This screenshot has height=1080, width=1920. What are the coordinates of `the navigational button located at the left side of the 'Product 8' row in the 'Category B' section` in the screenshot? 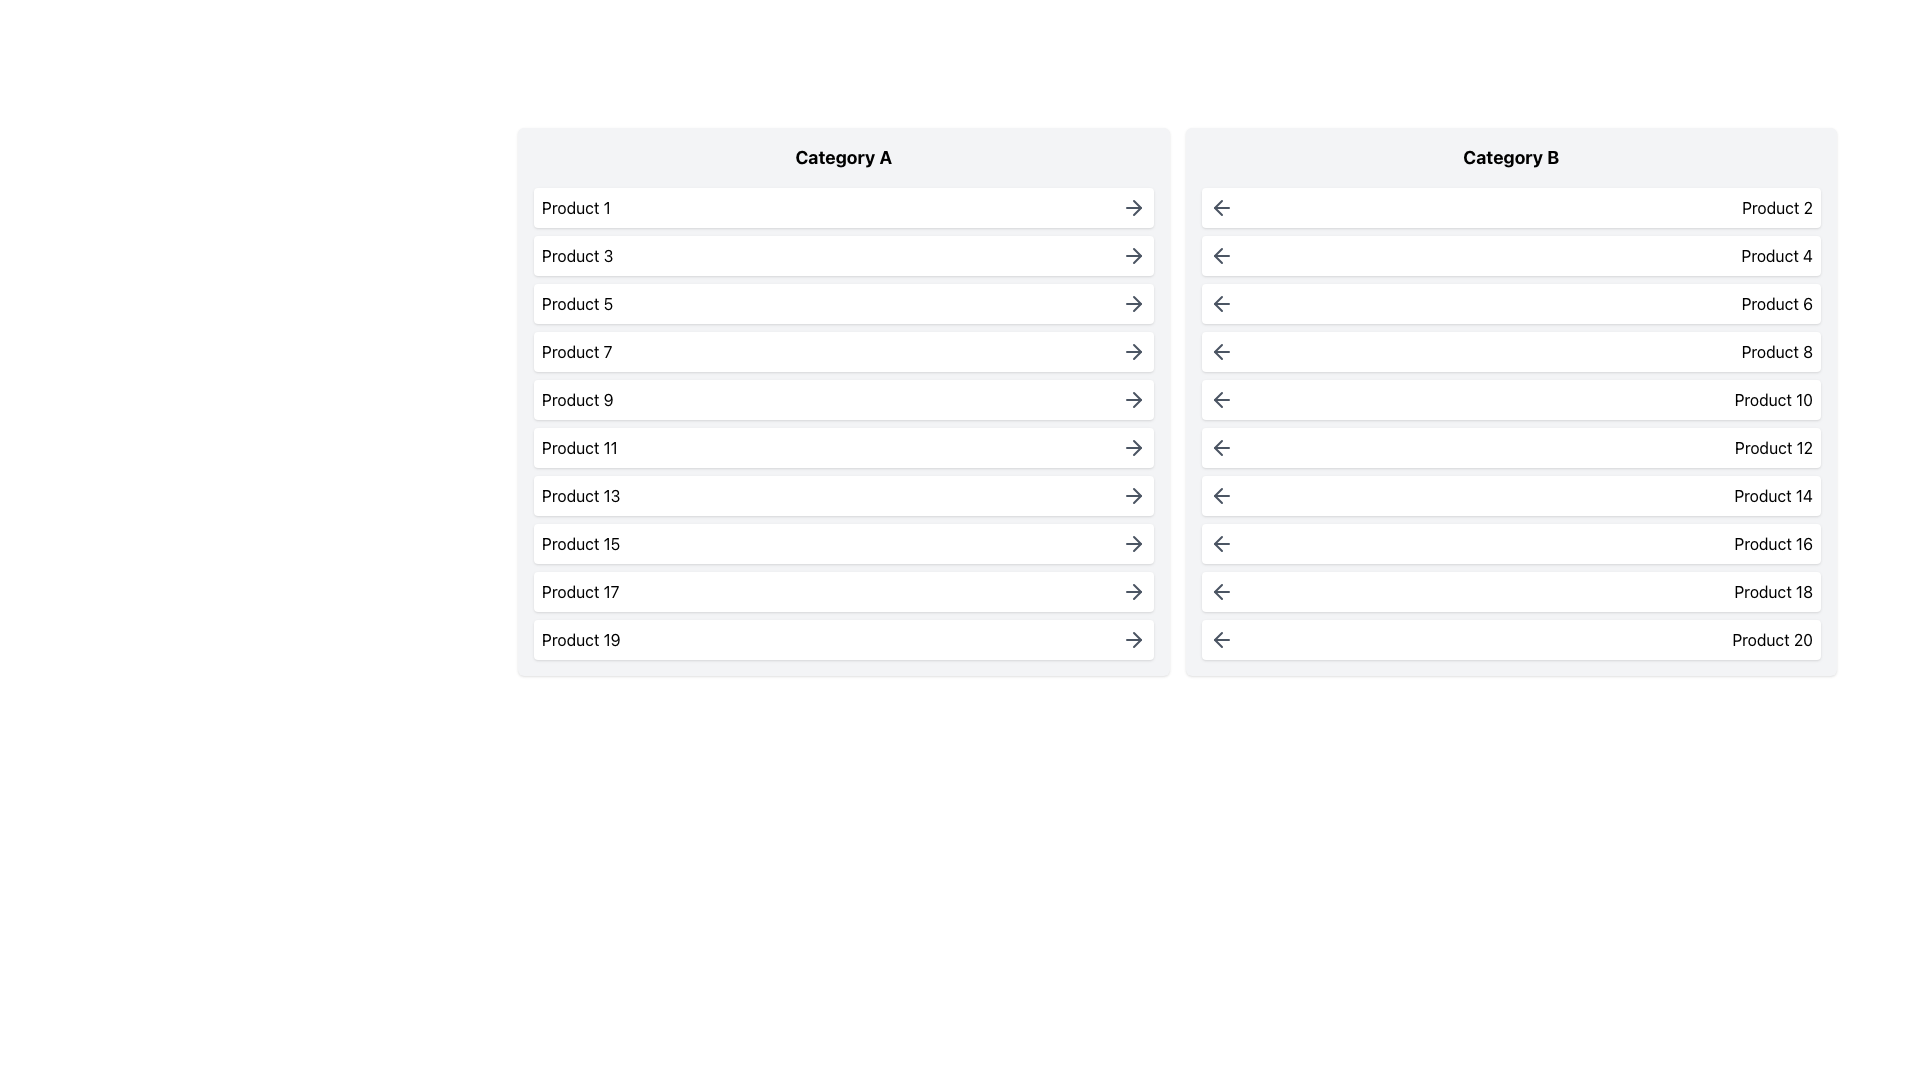 It's located at (1220, 350).